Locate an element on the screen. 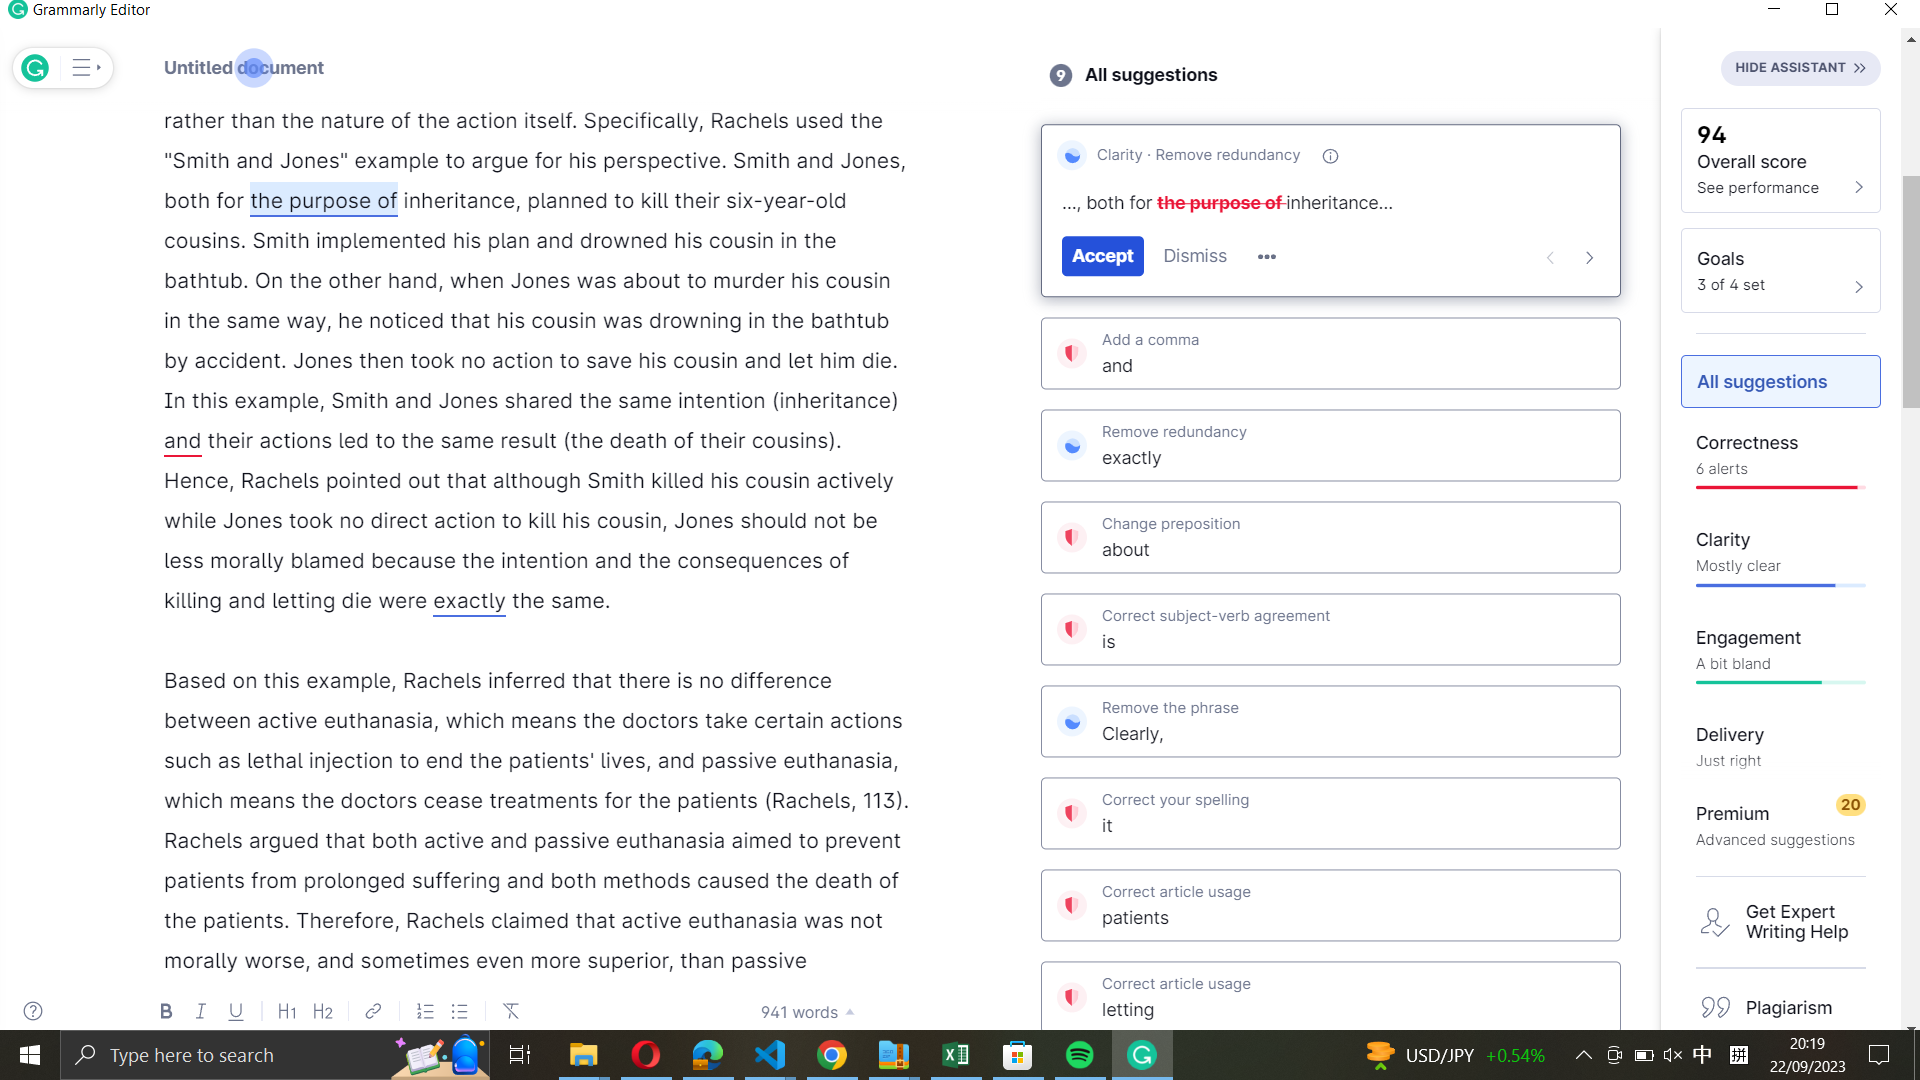 This screenshot has width=1920, height=1080. the exact suggestion from Grammarly is located at coordinates (1330, 443).